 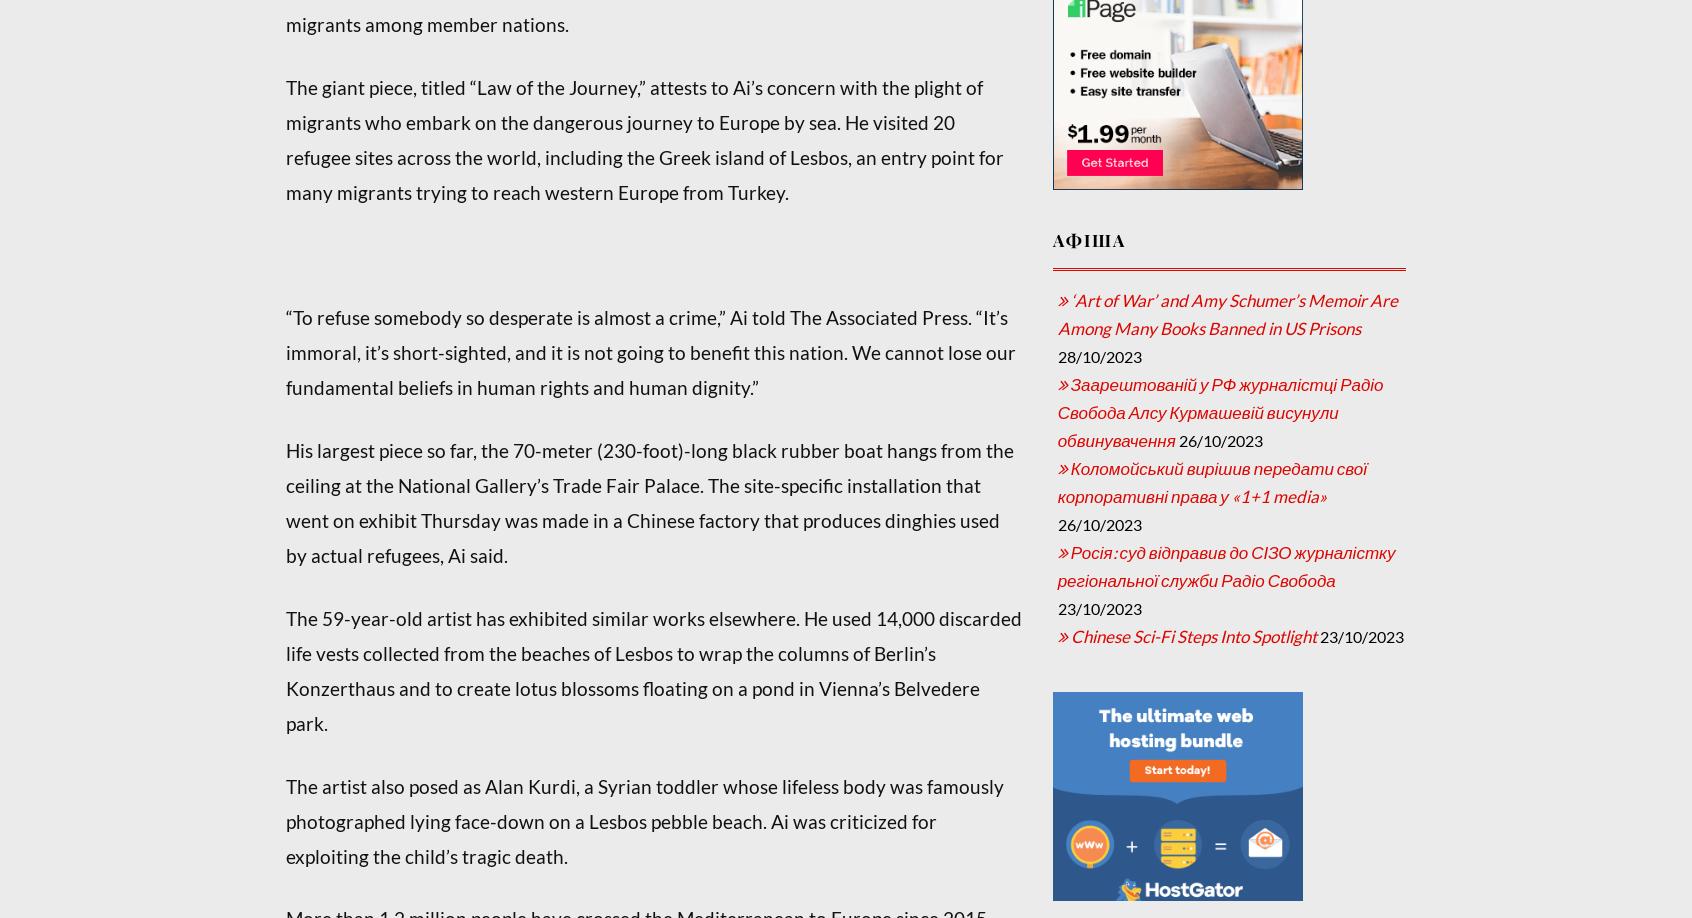 What do you see at coordinates (1211, 482) in the screenshot?
I see `'Коломойський вирішив передати свої корпоративні права у «1+1 media»'` at bounding box center [1211, 482].